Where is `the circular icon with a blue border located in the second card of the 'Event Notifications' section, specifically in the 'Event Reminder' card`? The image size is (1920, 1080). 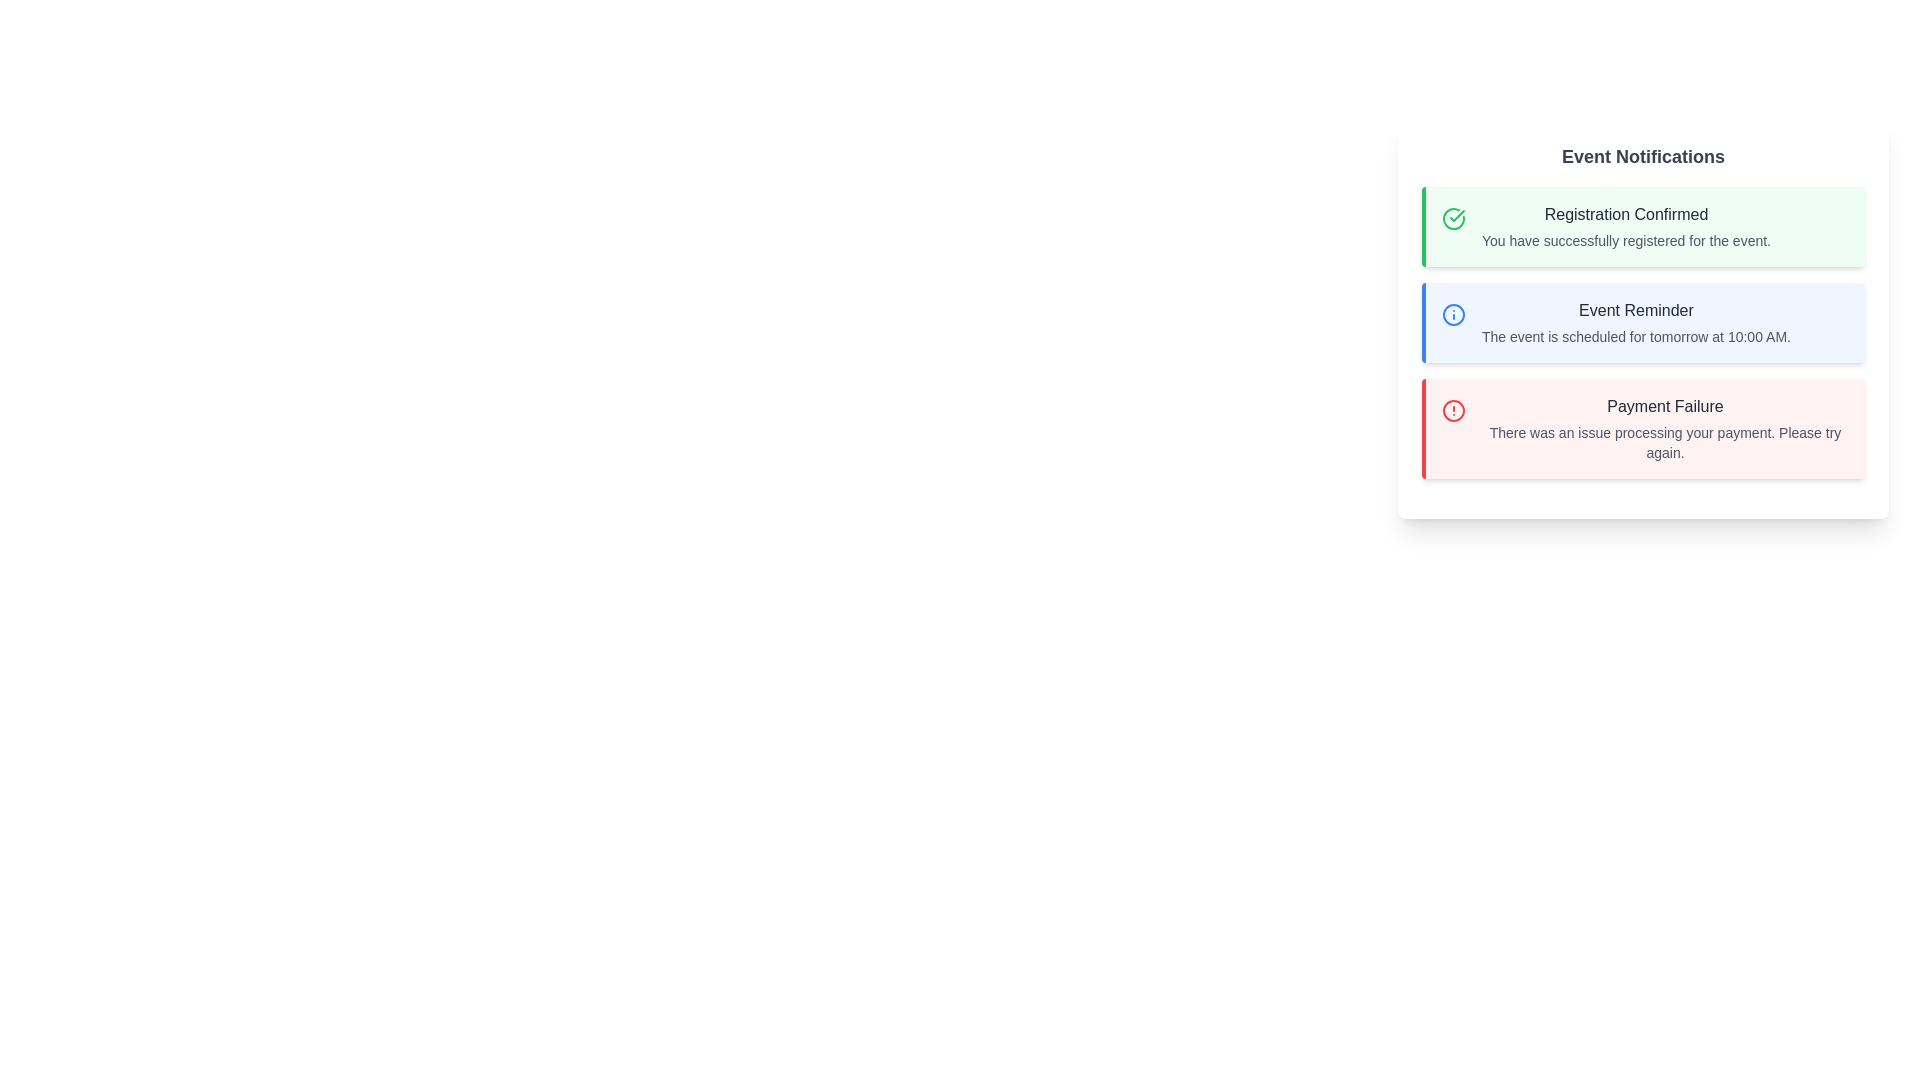
the circular icon with a blue border located in the second card of the 'Event Notifications' section, specifically in the 'Event Reminder' card is located at coordinates (1454, 315).